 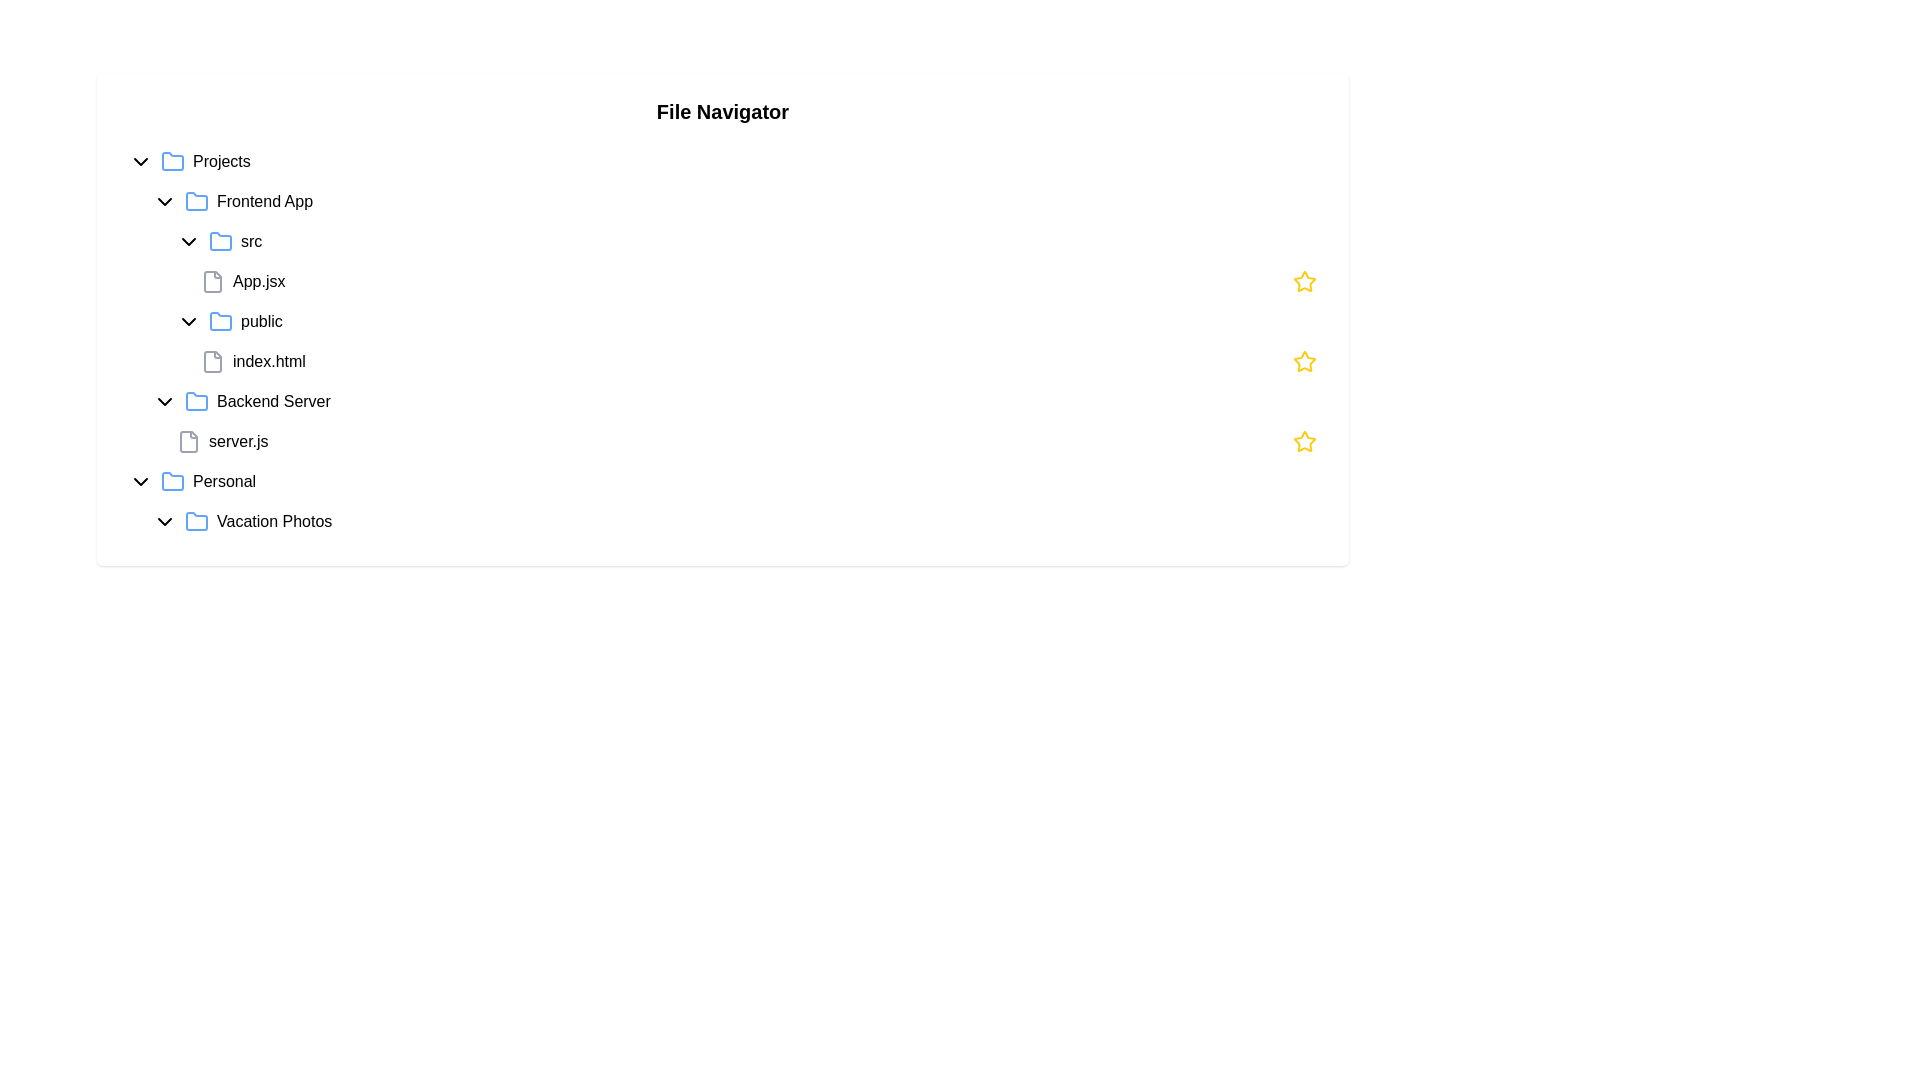 I want to click on the 'Personal' folder text label in the file navigation interface, so click(x=224, y=482).